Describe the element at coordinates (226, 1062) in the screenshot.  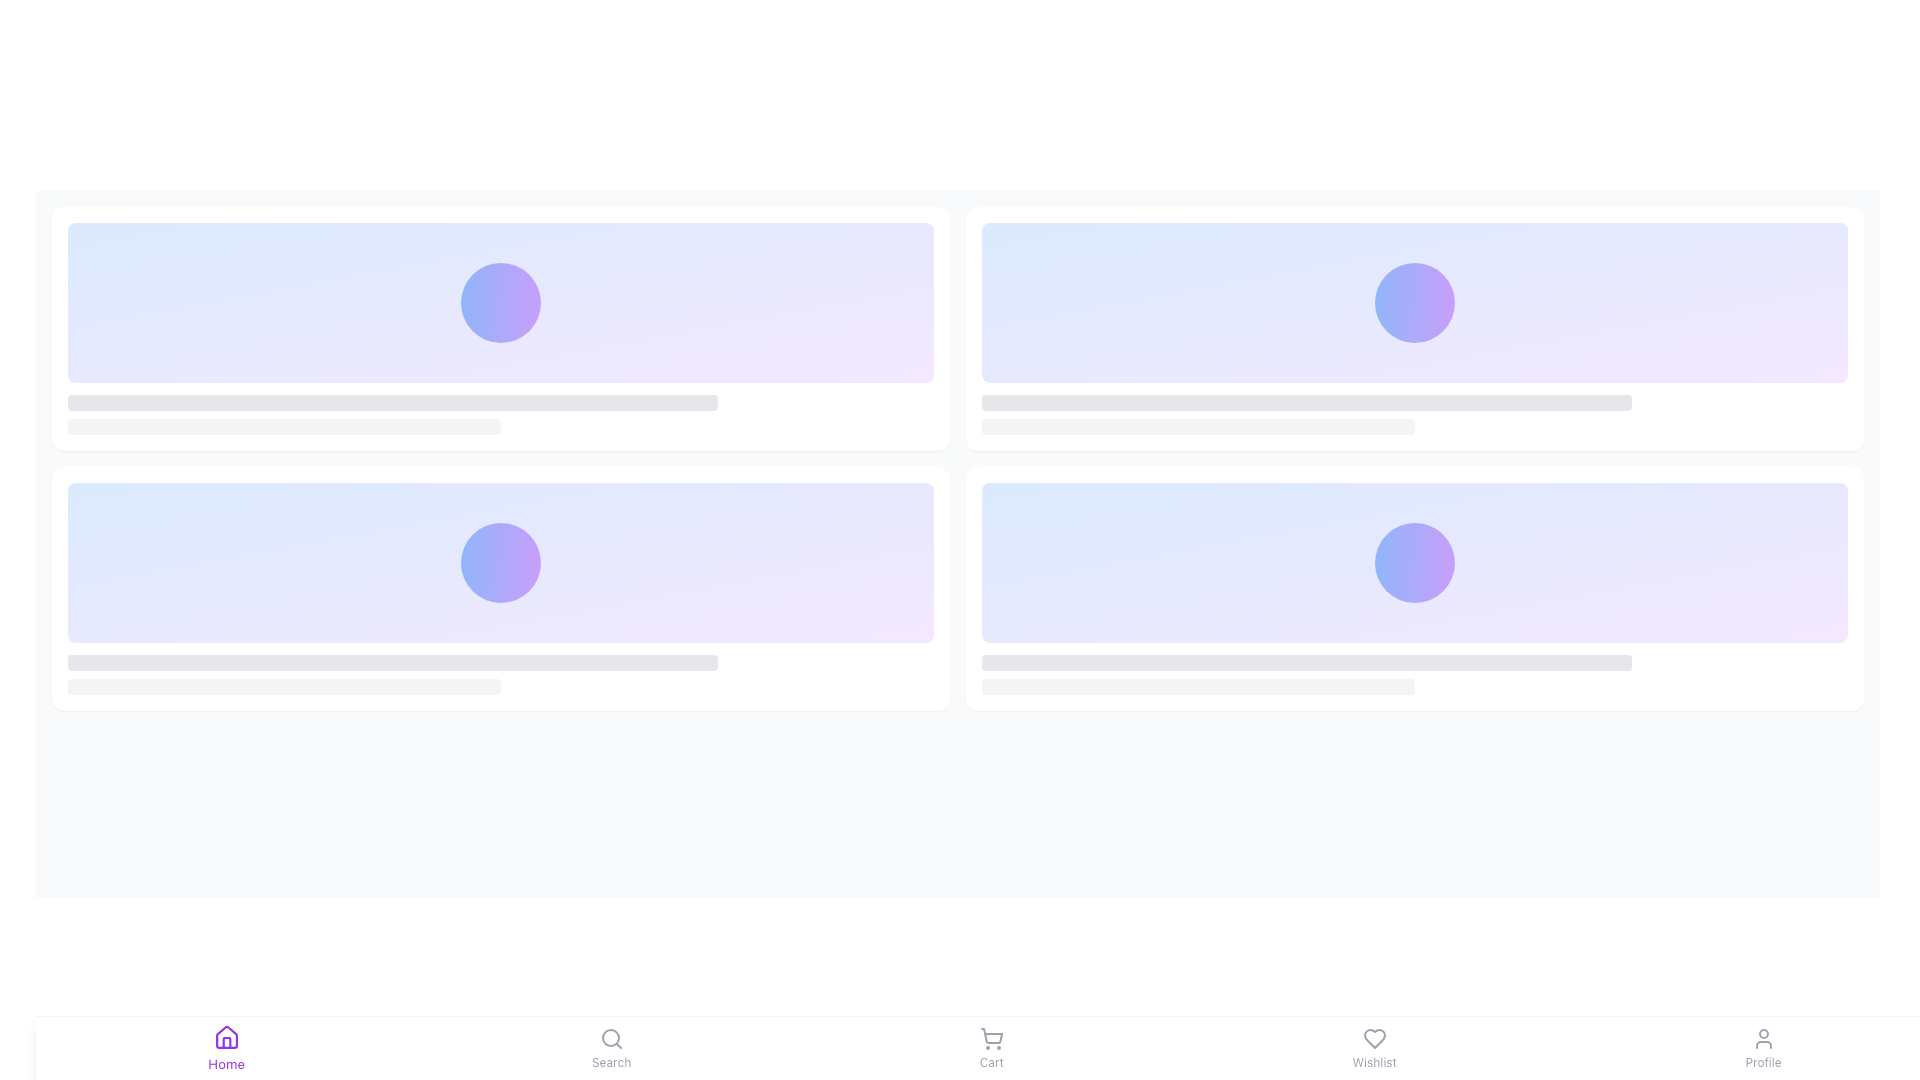
I see `text label 'Home' located beneath the house icon in the bottom navigation bar` at that location.